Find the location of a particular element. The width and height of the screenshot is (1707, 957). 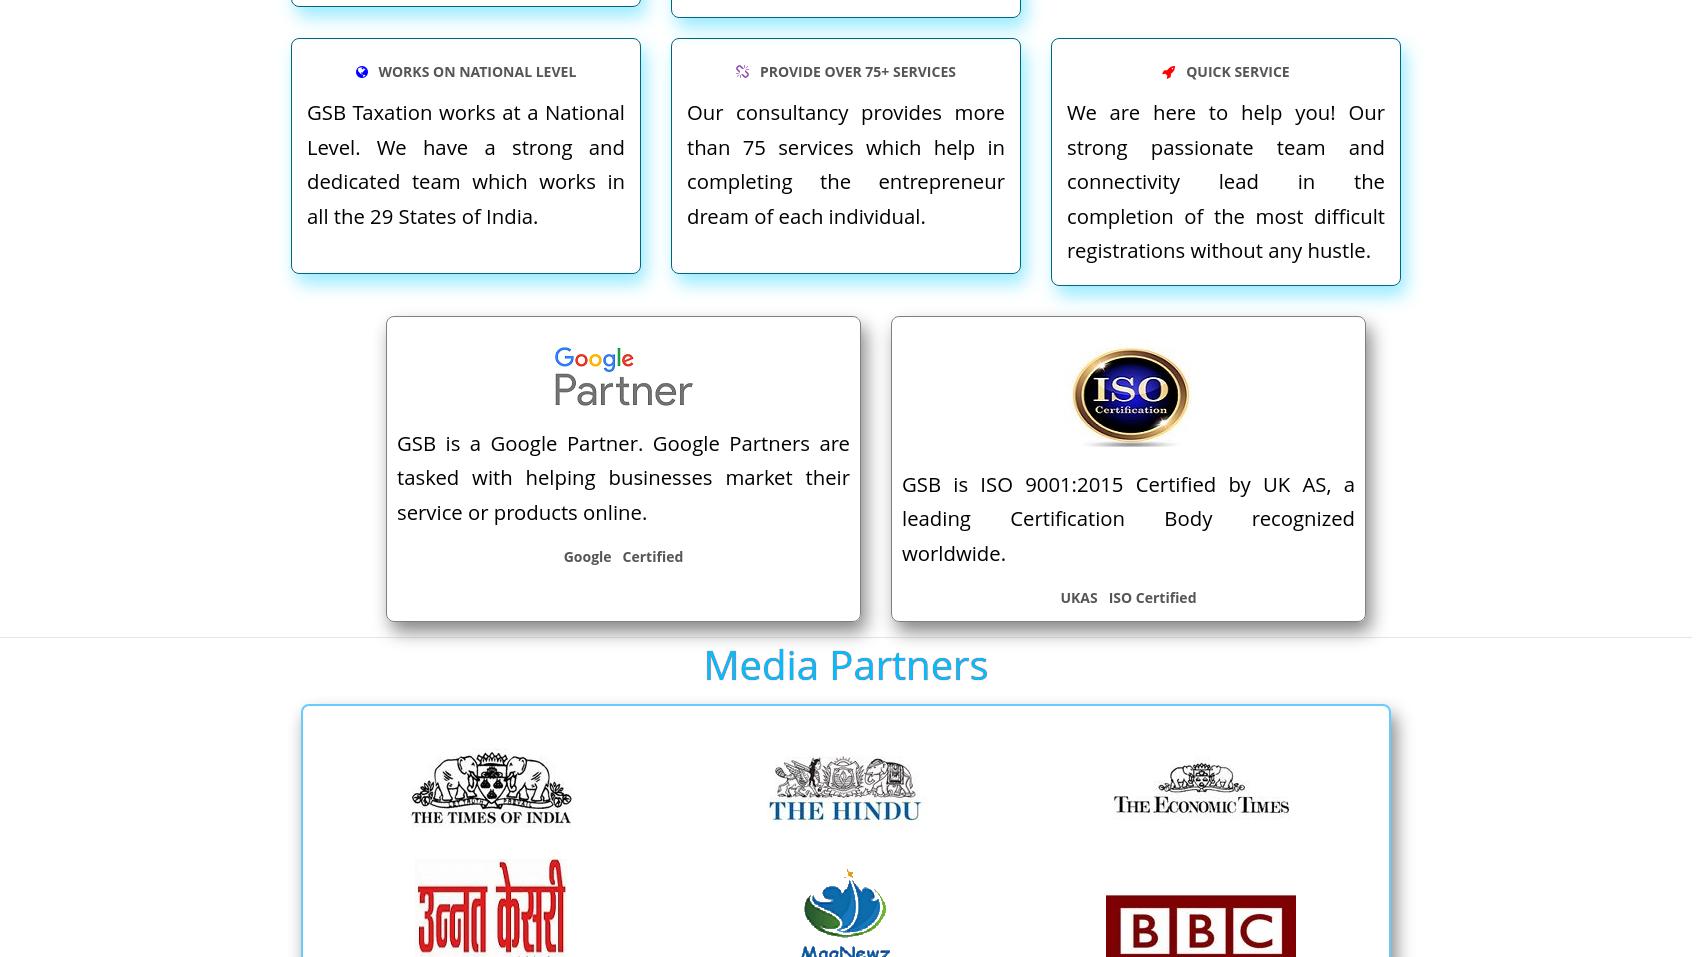

'UKAS   ISO Certified' is located at coordinates (1126, 596).